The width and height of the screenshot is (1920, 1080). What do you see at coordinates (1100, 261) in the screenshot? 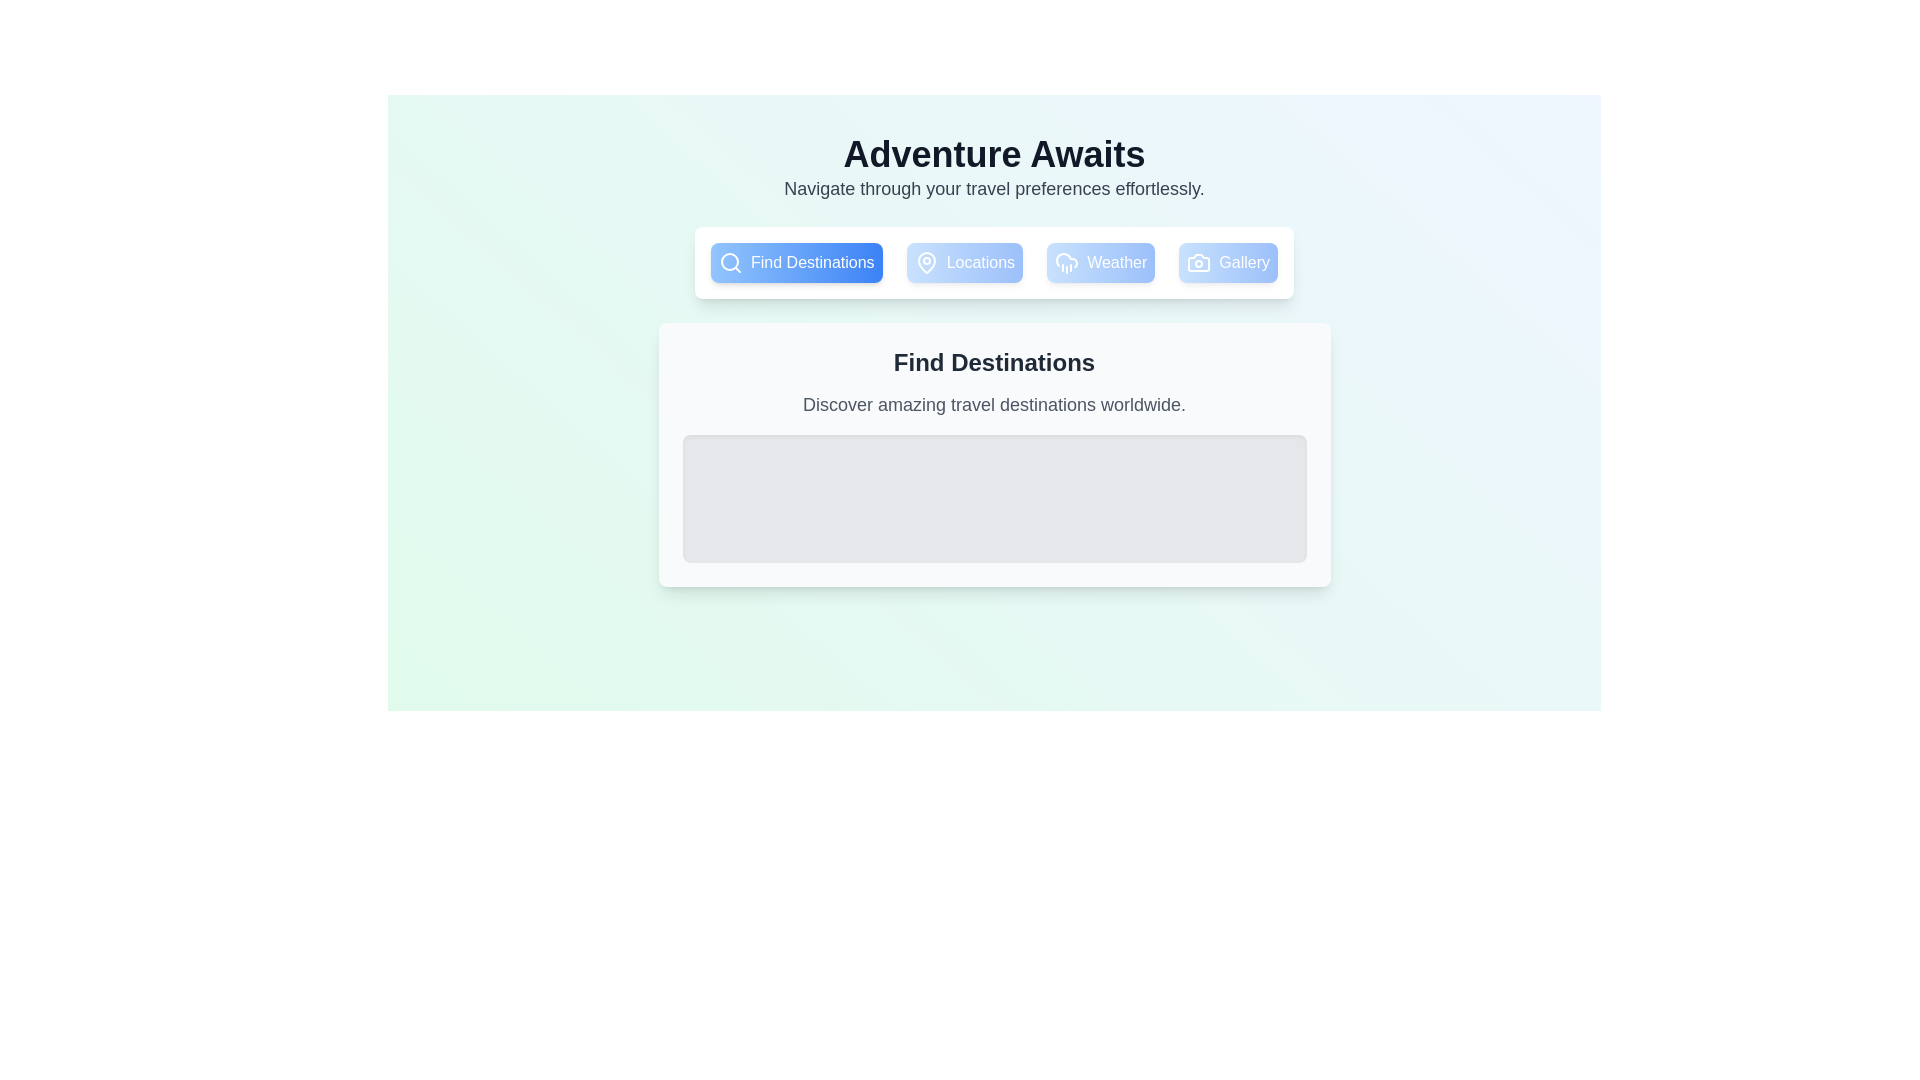
I see `the tab labeled Weather` at bounding box center [1100, 261].